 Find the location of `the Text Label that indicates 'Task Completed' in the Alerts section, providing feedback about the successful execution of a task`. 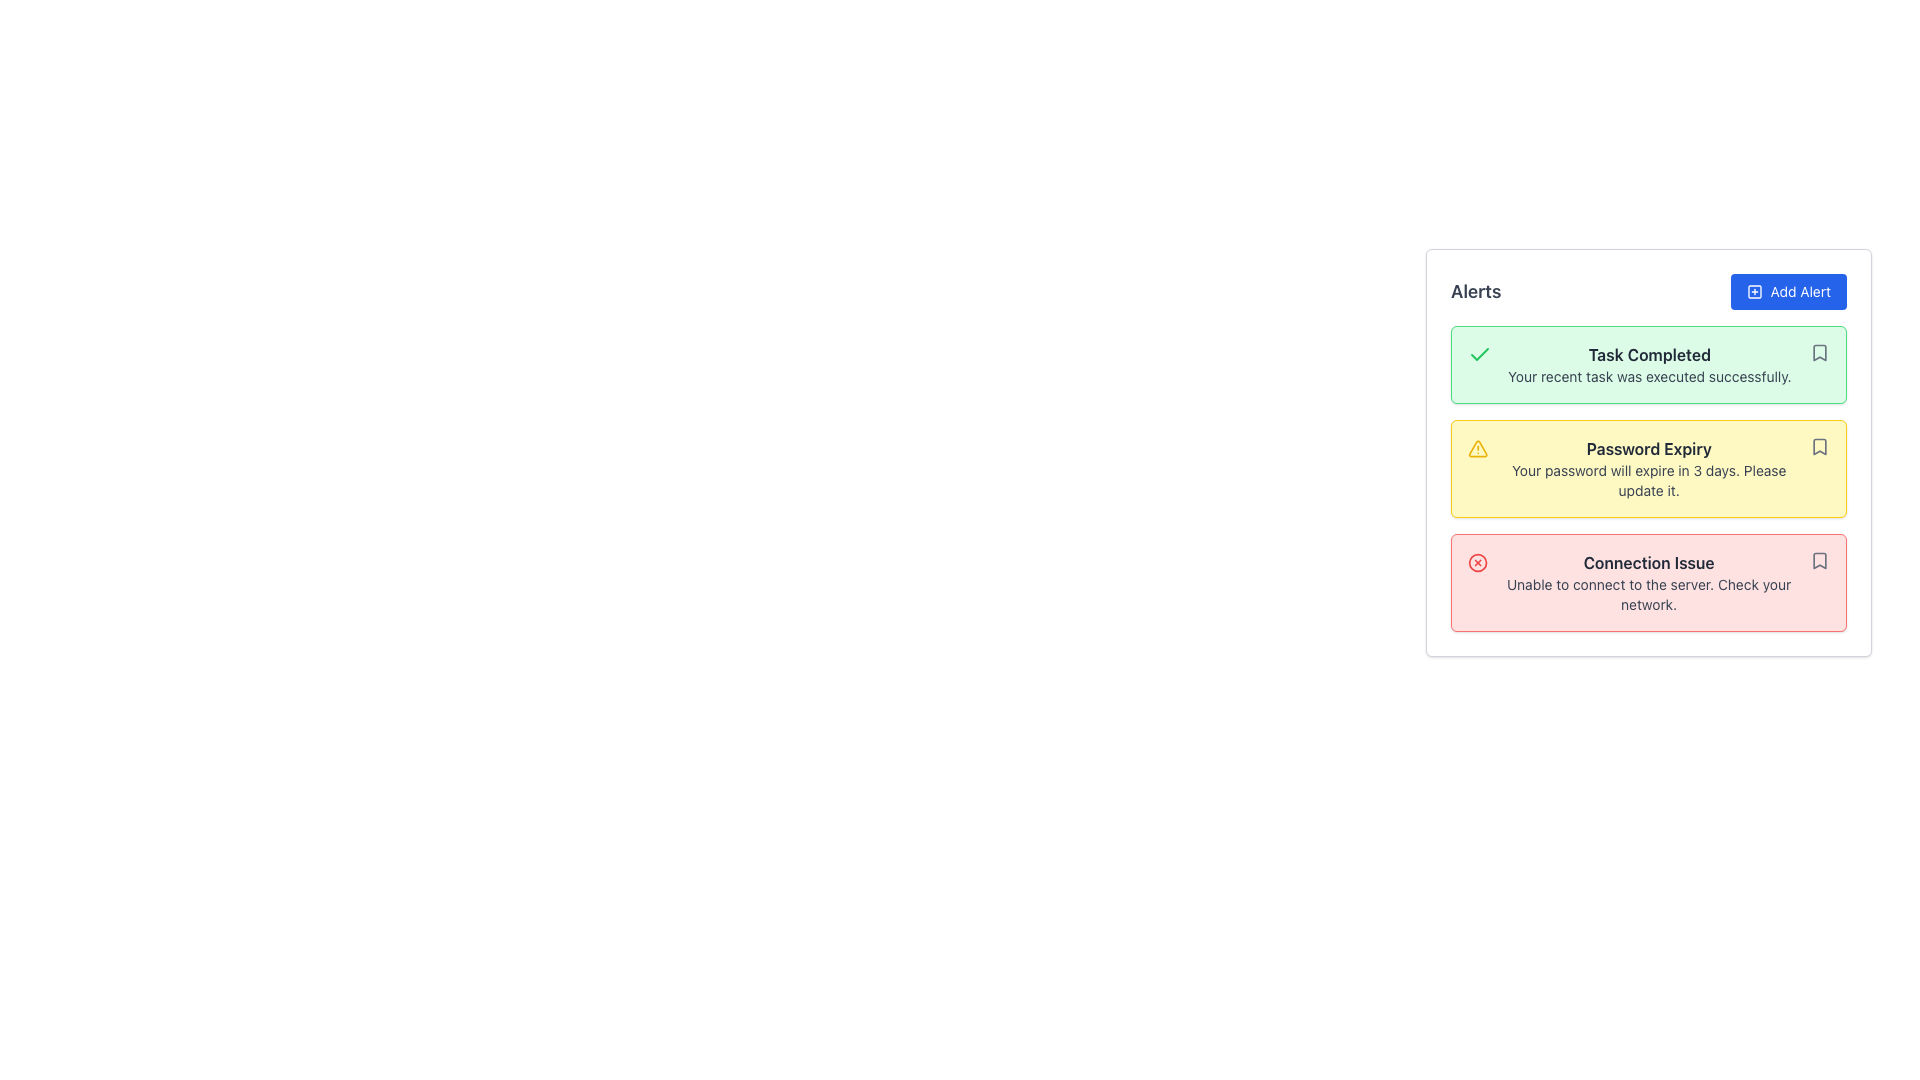

the Text Label that indicates 'Task Completed' in the Alerts section, providing feedback about the successful execution of a task is located at coordinates (1649, 353).